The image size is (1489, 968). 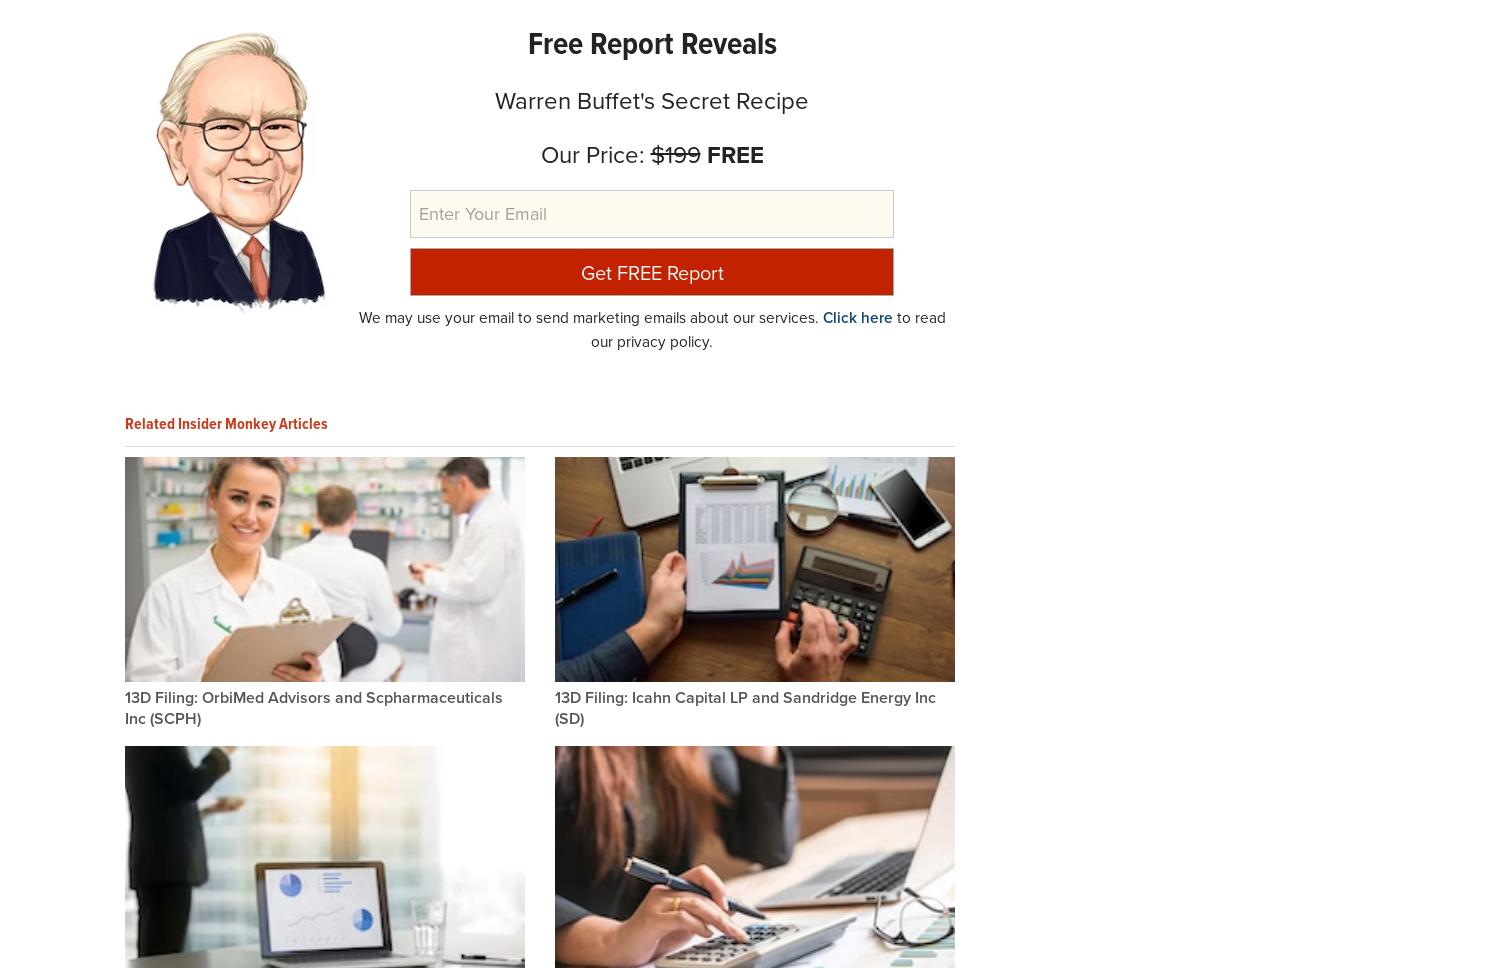 I want to click on 'to read our privacy policy.', so click(x=590, y=329).